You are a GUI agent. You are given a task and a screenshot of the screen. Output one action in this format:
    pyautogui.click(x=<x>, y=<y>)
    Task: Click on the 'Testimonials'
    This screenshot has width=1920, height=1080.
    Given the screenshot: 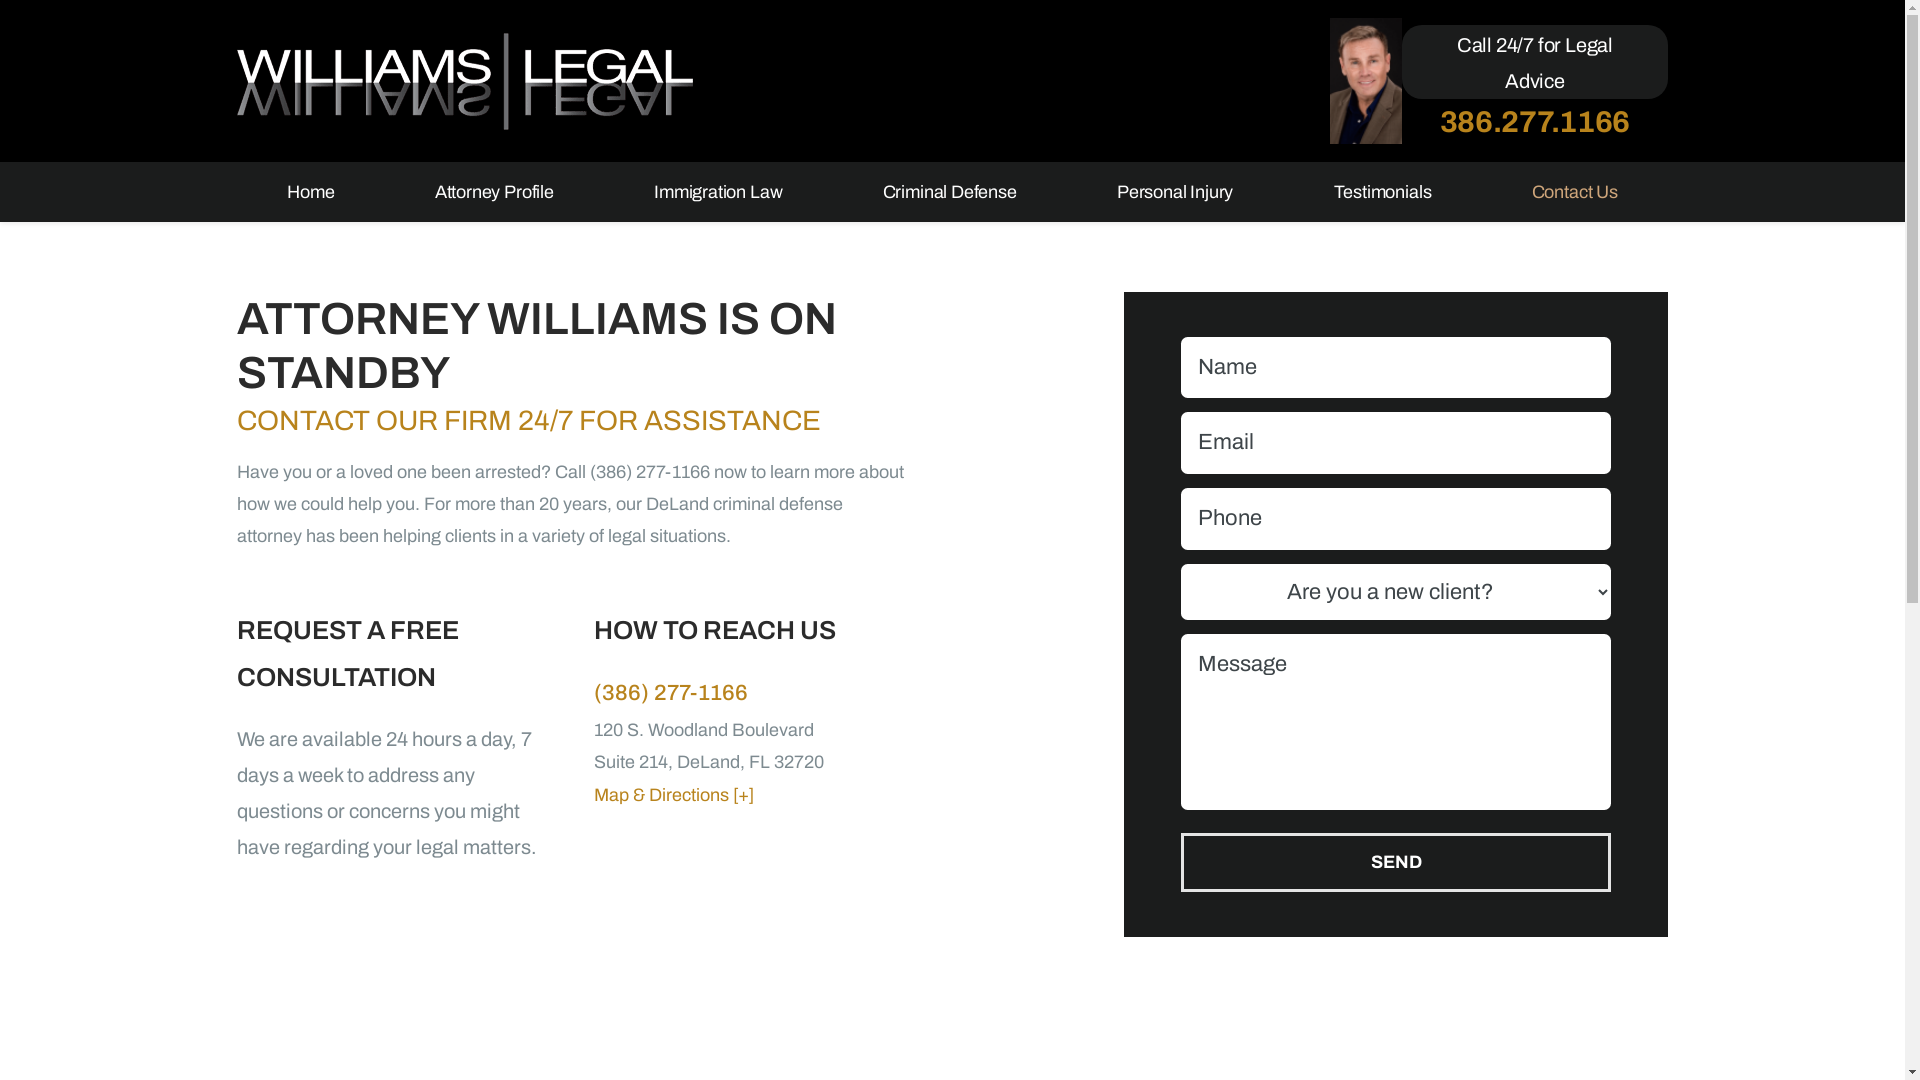 What is the action you would take?
    pyautogui.click(x=1381, y=192)
    